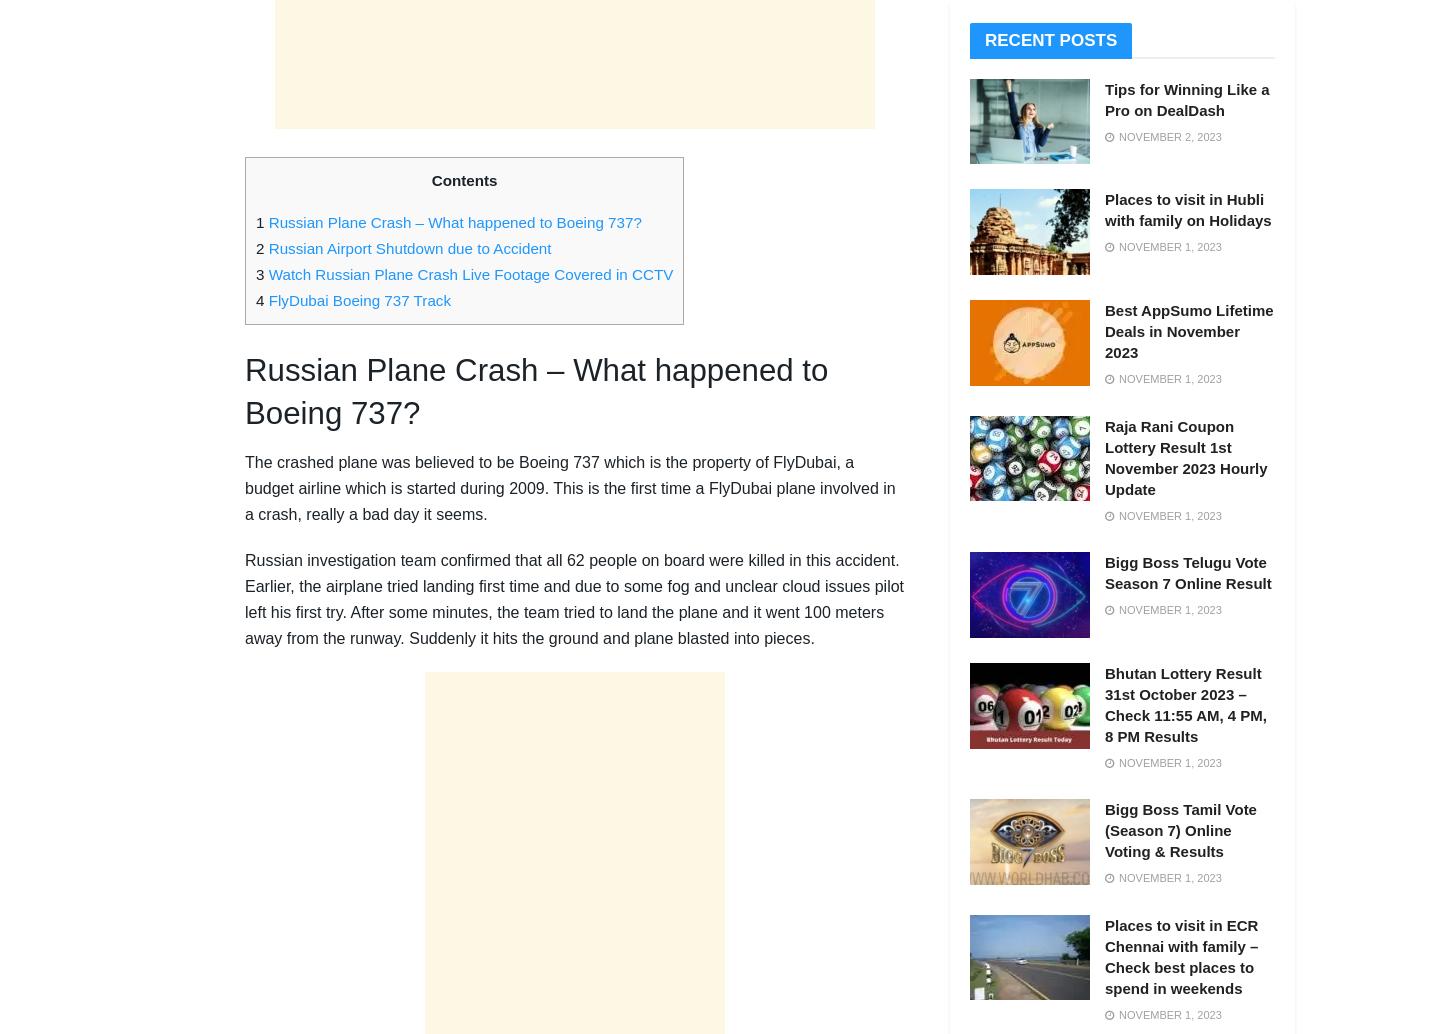 This screenshot has width=1450, height=1034. Describe the element at coordinates (574, 599) in the screenshot. I see `'Russian investigation team confirmed that all 62 people on board were killed in this accident. Earlier, the airplane tried landing first time and due to some fog and unclear cloud issues pilot left his first try. After some minutes, the team tried to land the plane and it went 100 meters away from the runway. Suddenly it hits the ground and plane blasted into pieces.'` at that location.